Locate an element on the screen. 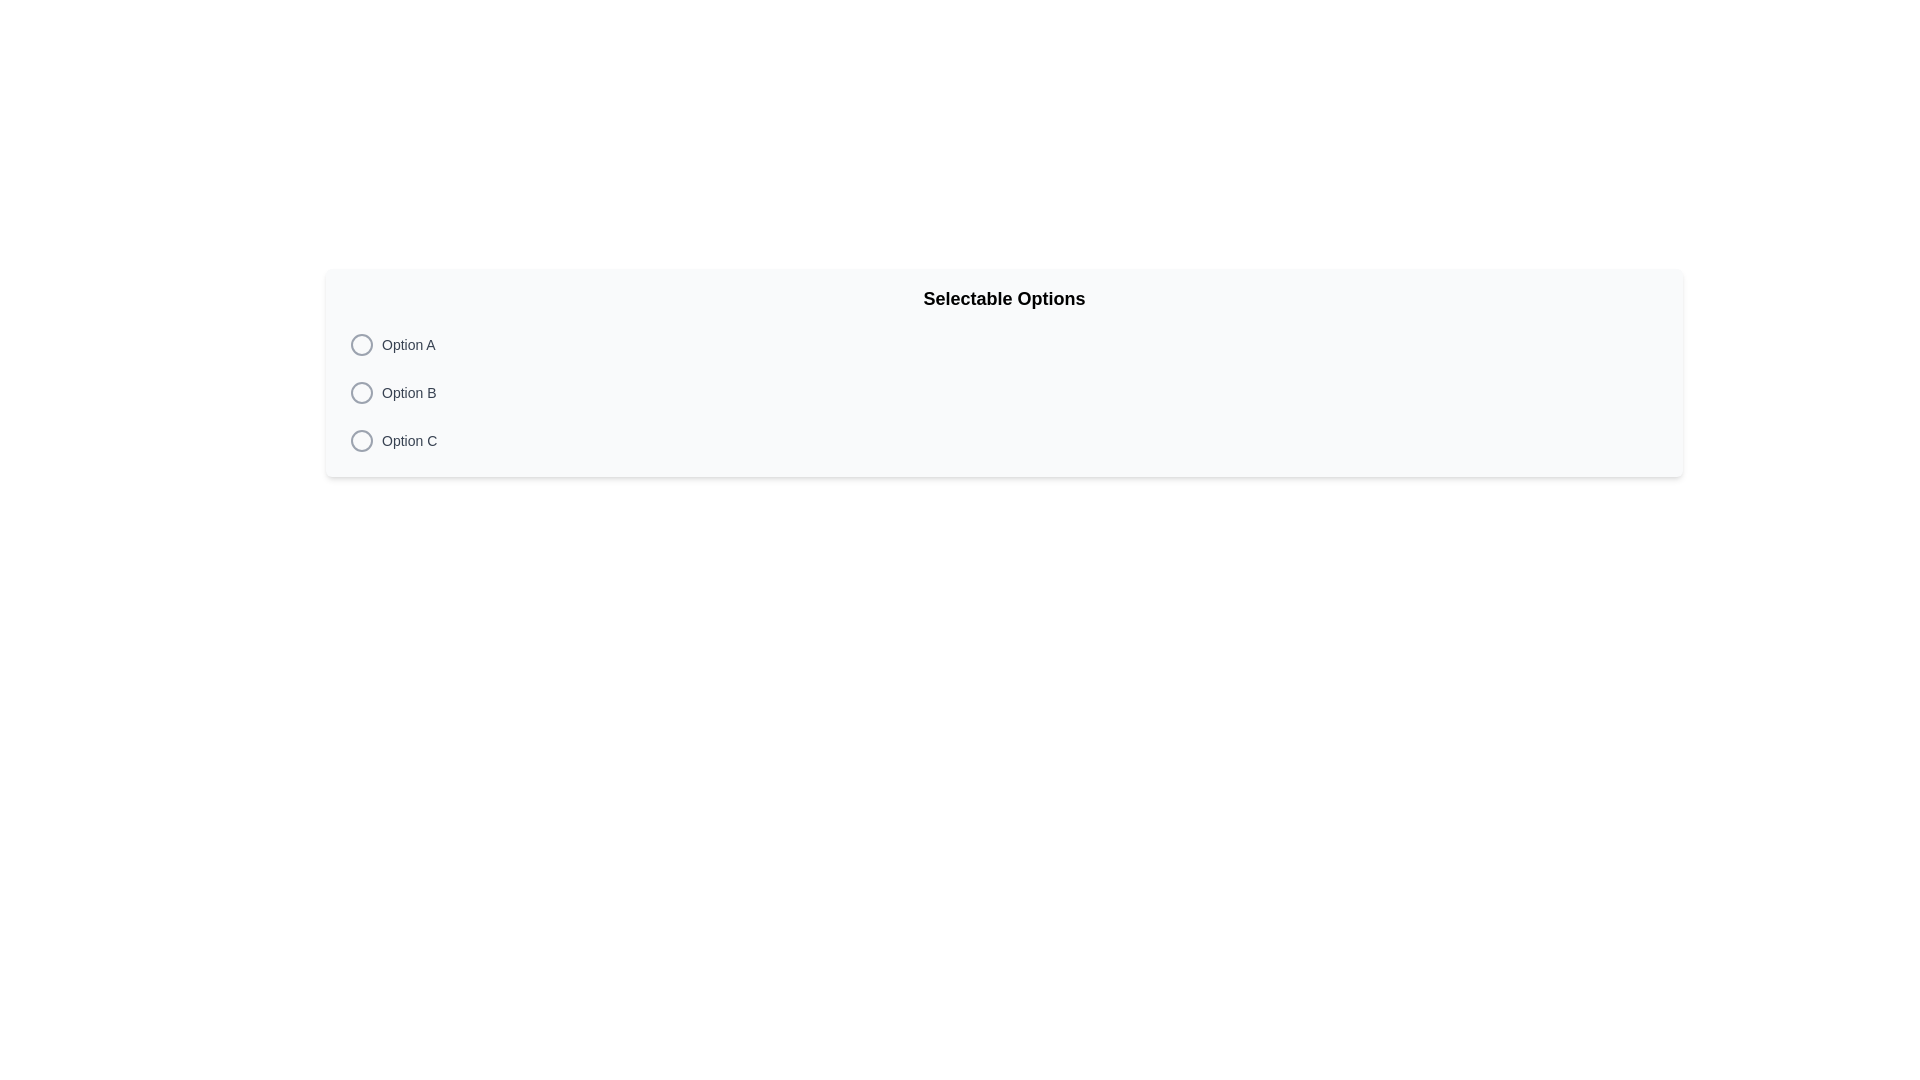  the radio button for 'Option B' is located at coordinates (361, 393).